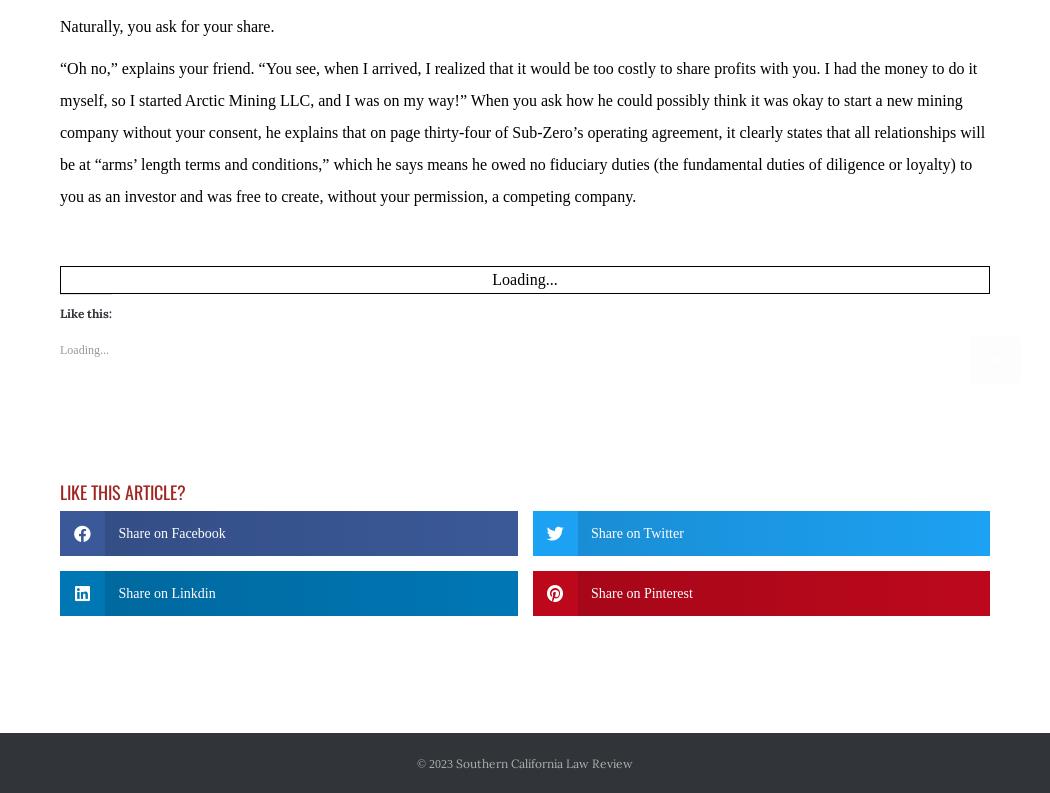  What do you see at coordinates (640, 536) in the screenshot?
I see `'Share on Pinterest'` at bounding box center [640, 536].